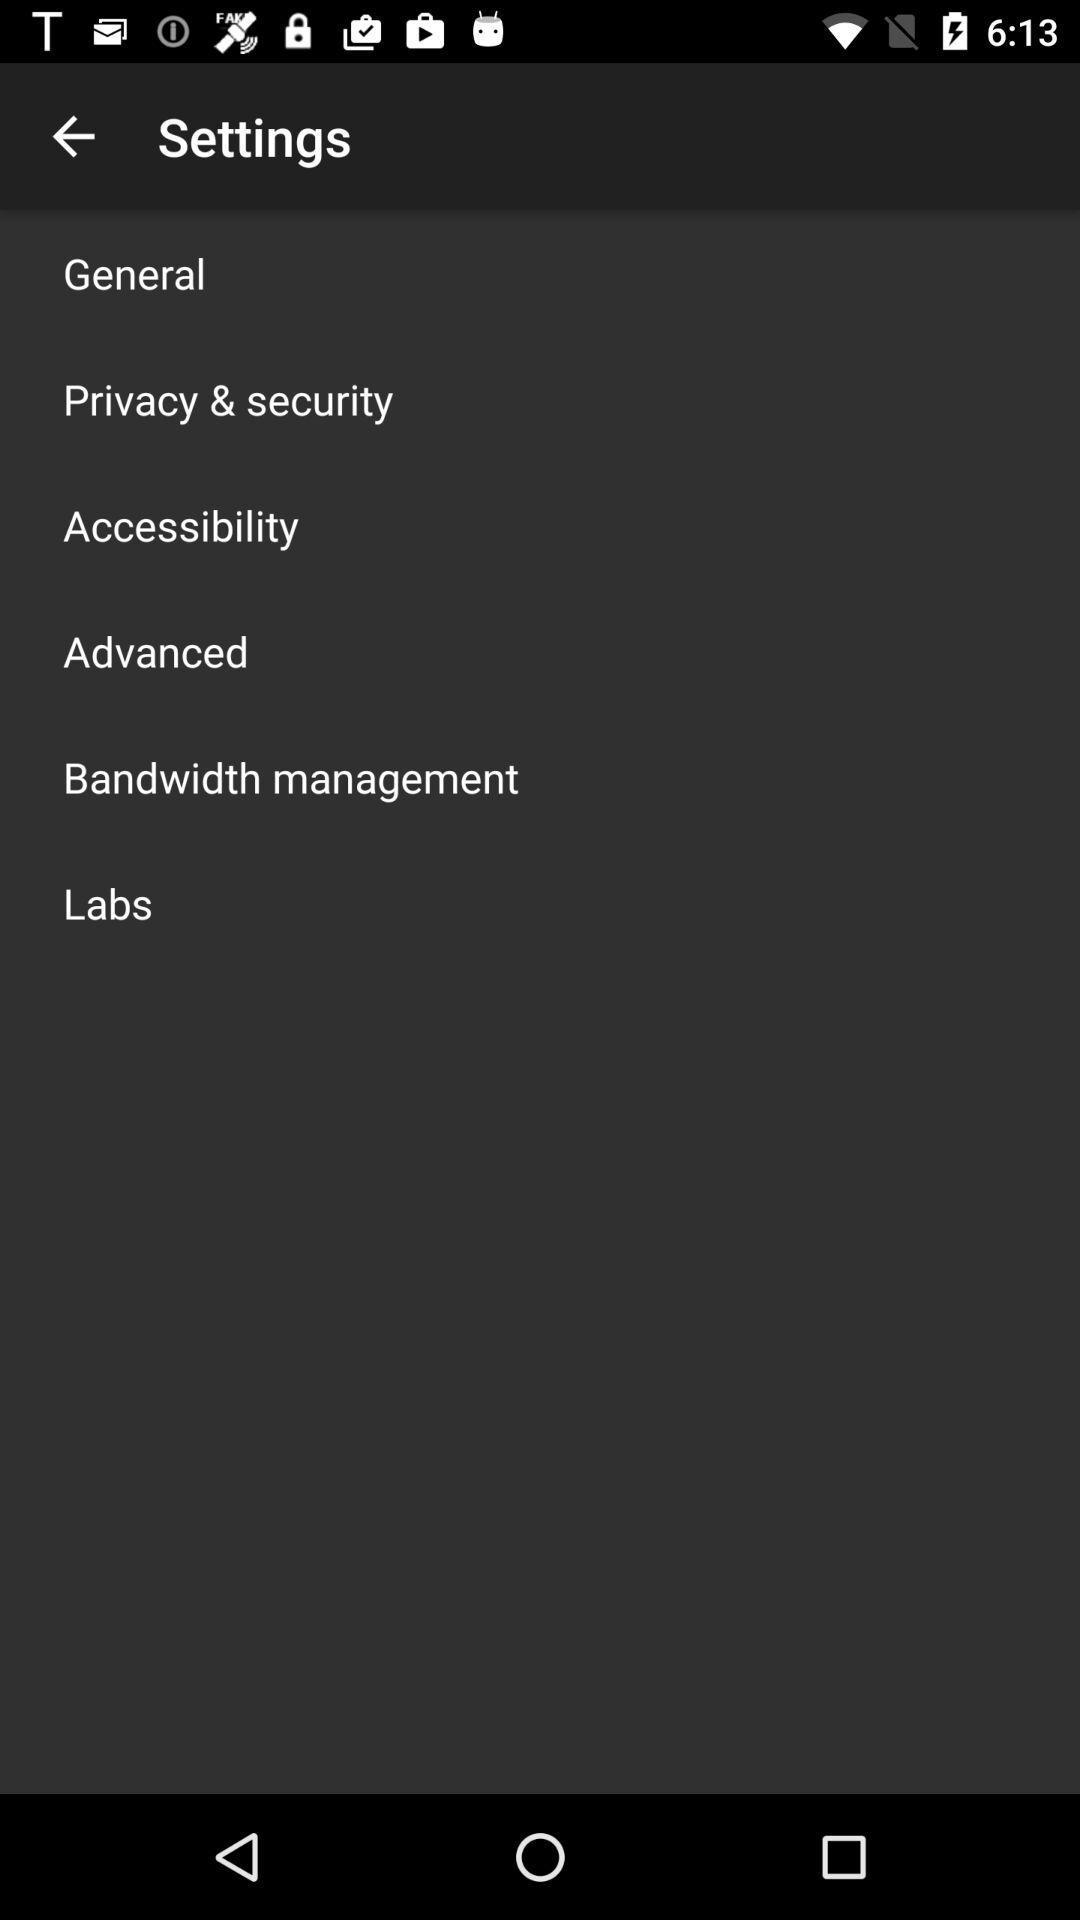  Describe the element at coordinates (72, 135) in the screenshot. I see `app to the left of the settings` at that location.